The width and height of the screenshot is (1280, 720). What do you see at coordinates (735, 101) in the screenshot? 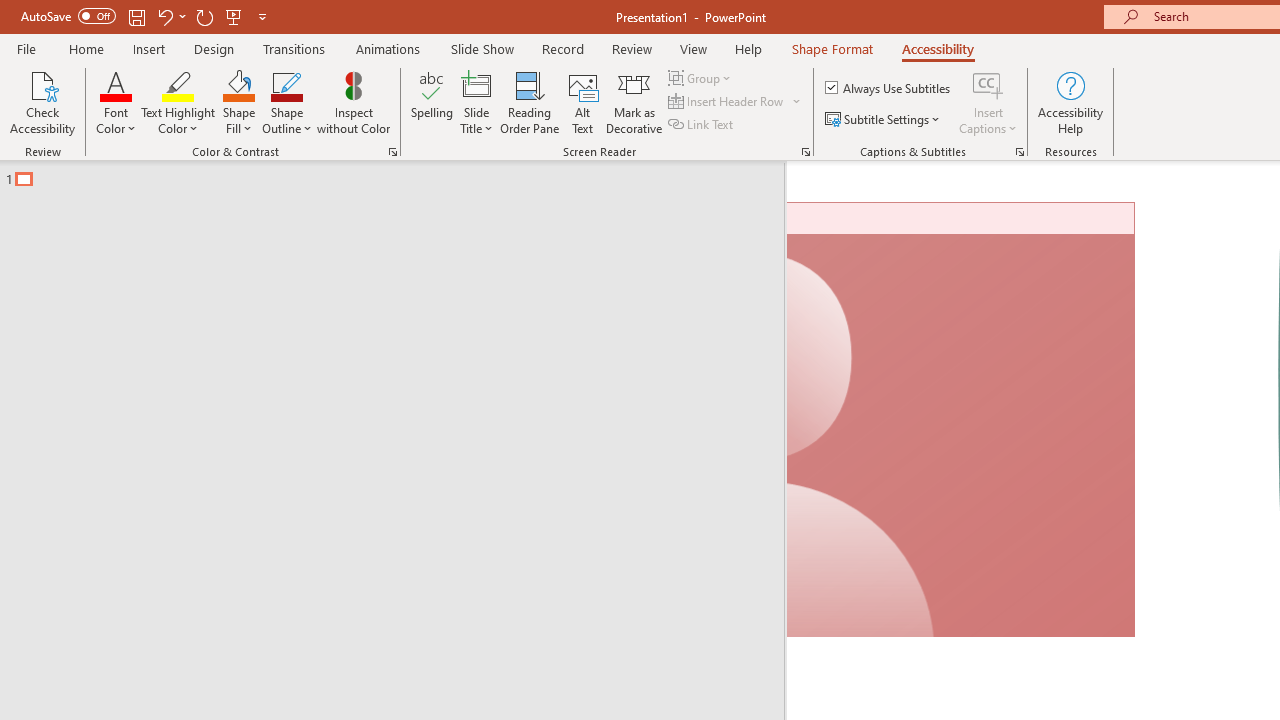
I see `'Insert Header Row'` at bounding box center [735, 101].